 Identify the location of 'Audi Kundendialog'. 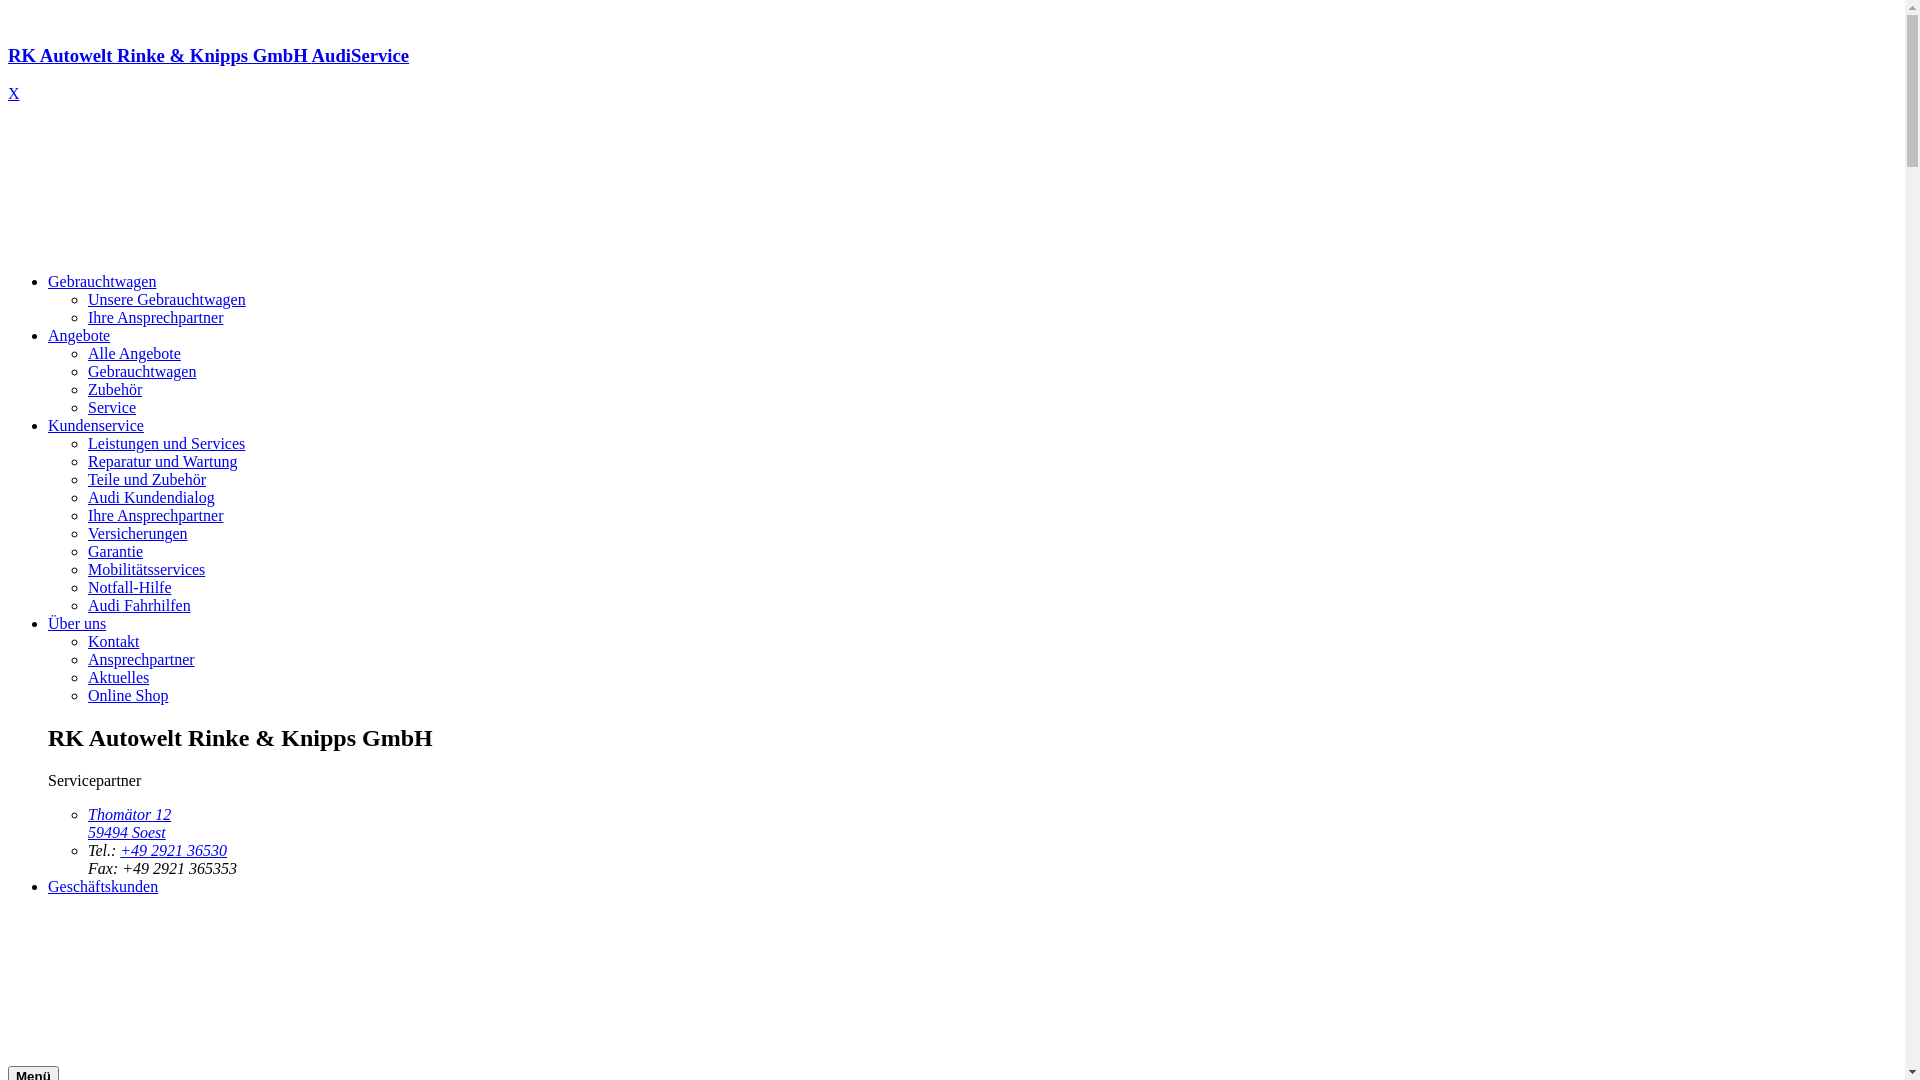
(150, 496).